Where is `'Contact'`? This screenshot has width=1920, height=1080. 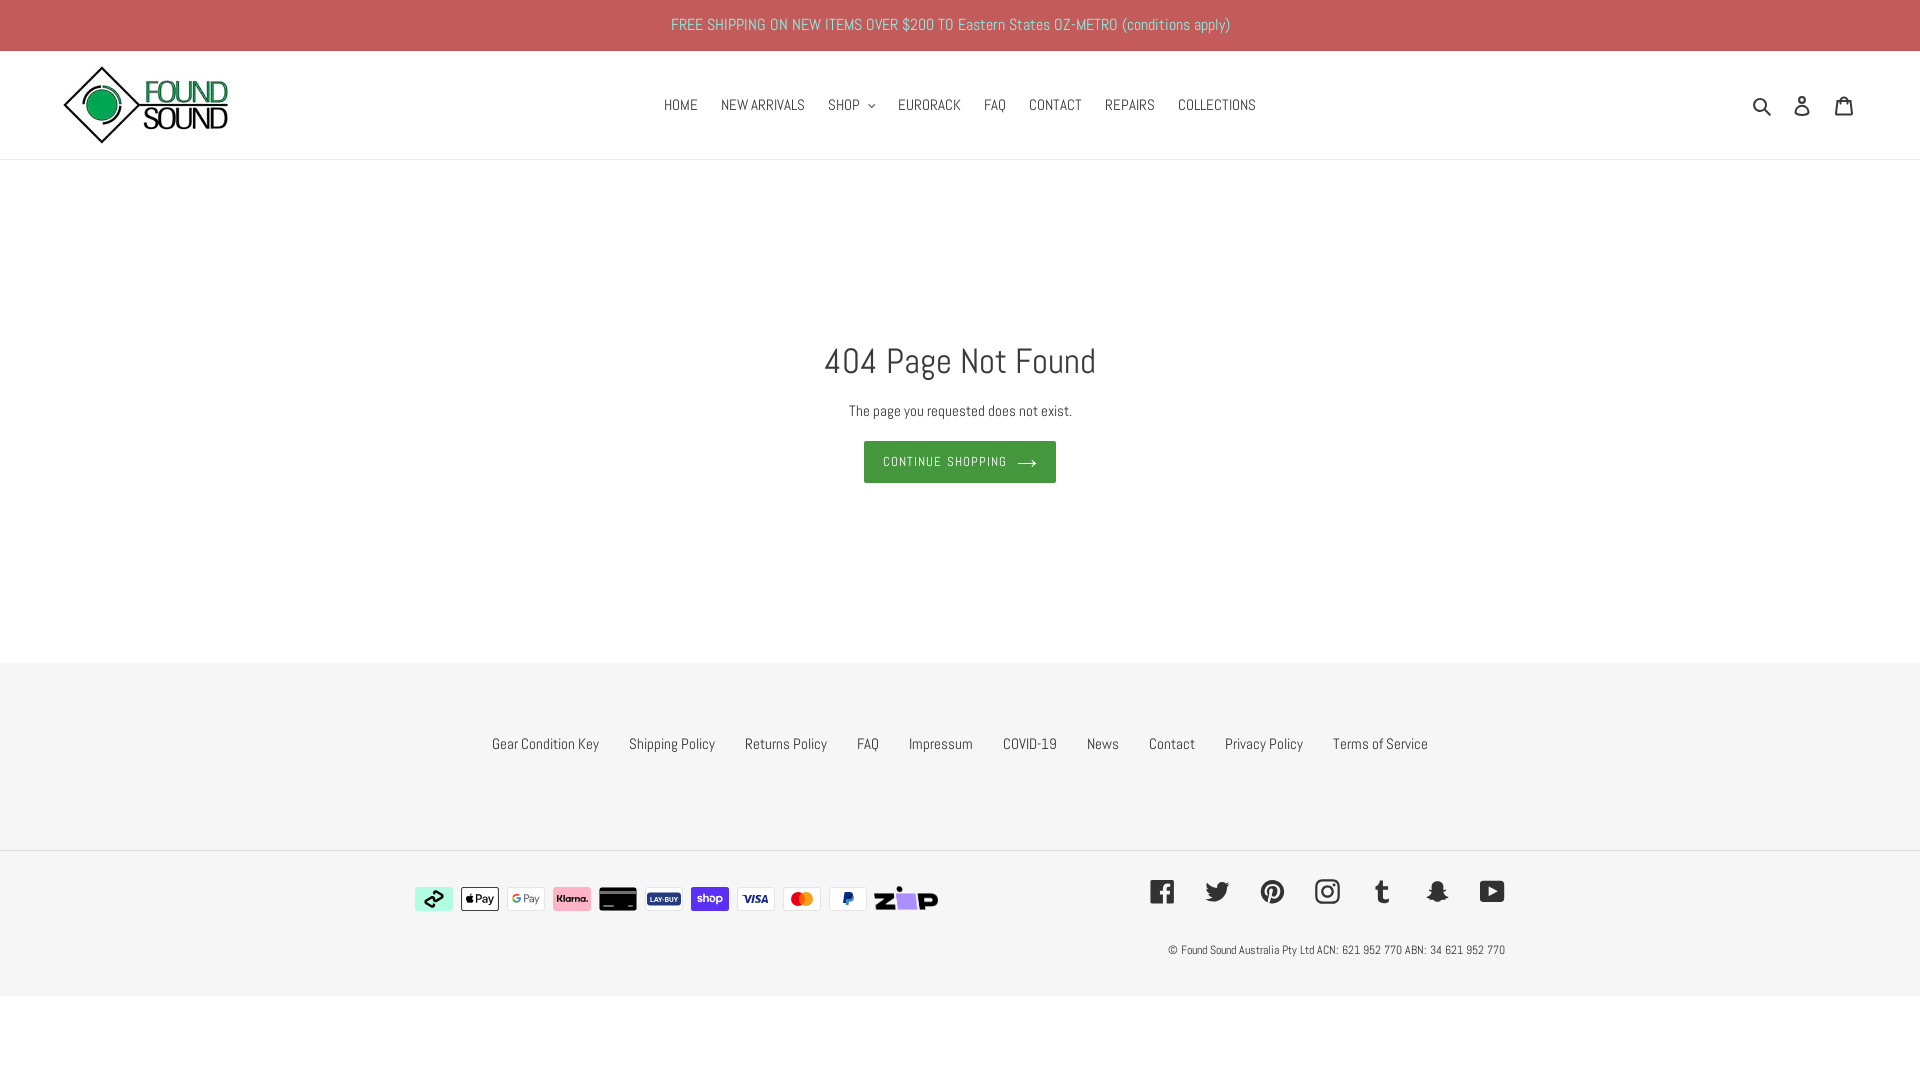 'Contact' is located at coordinates (1171, 743).